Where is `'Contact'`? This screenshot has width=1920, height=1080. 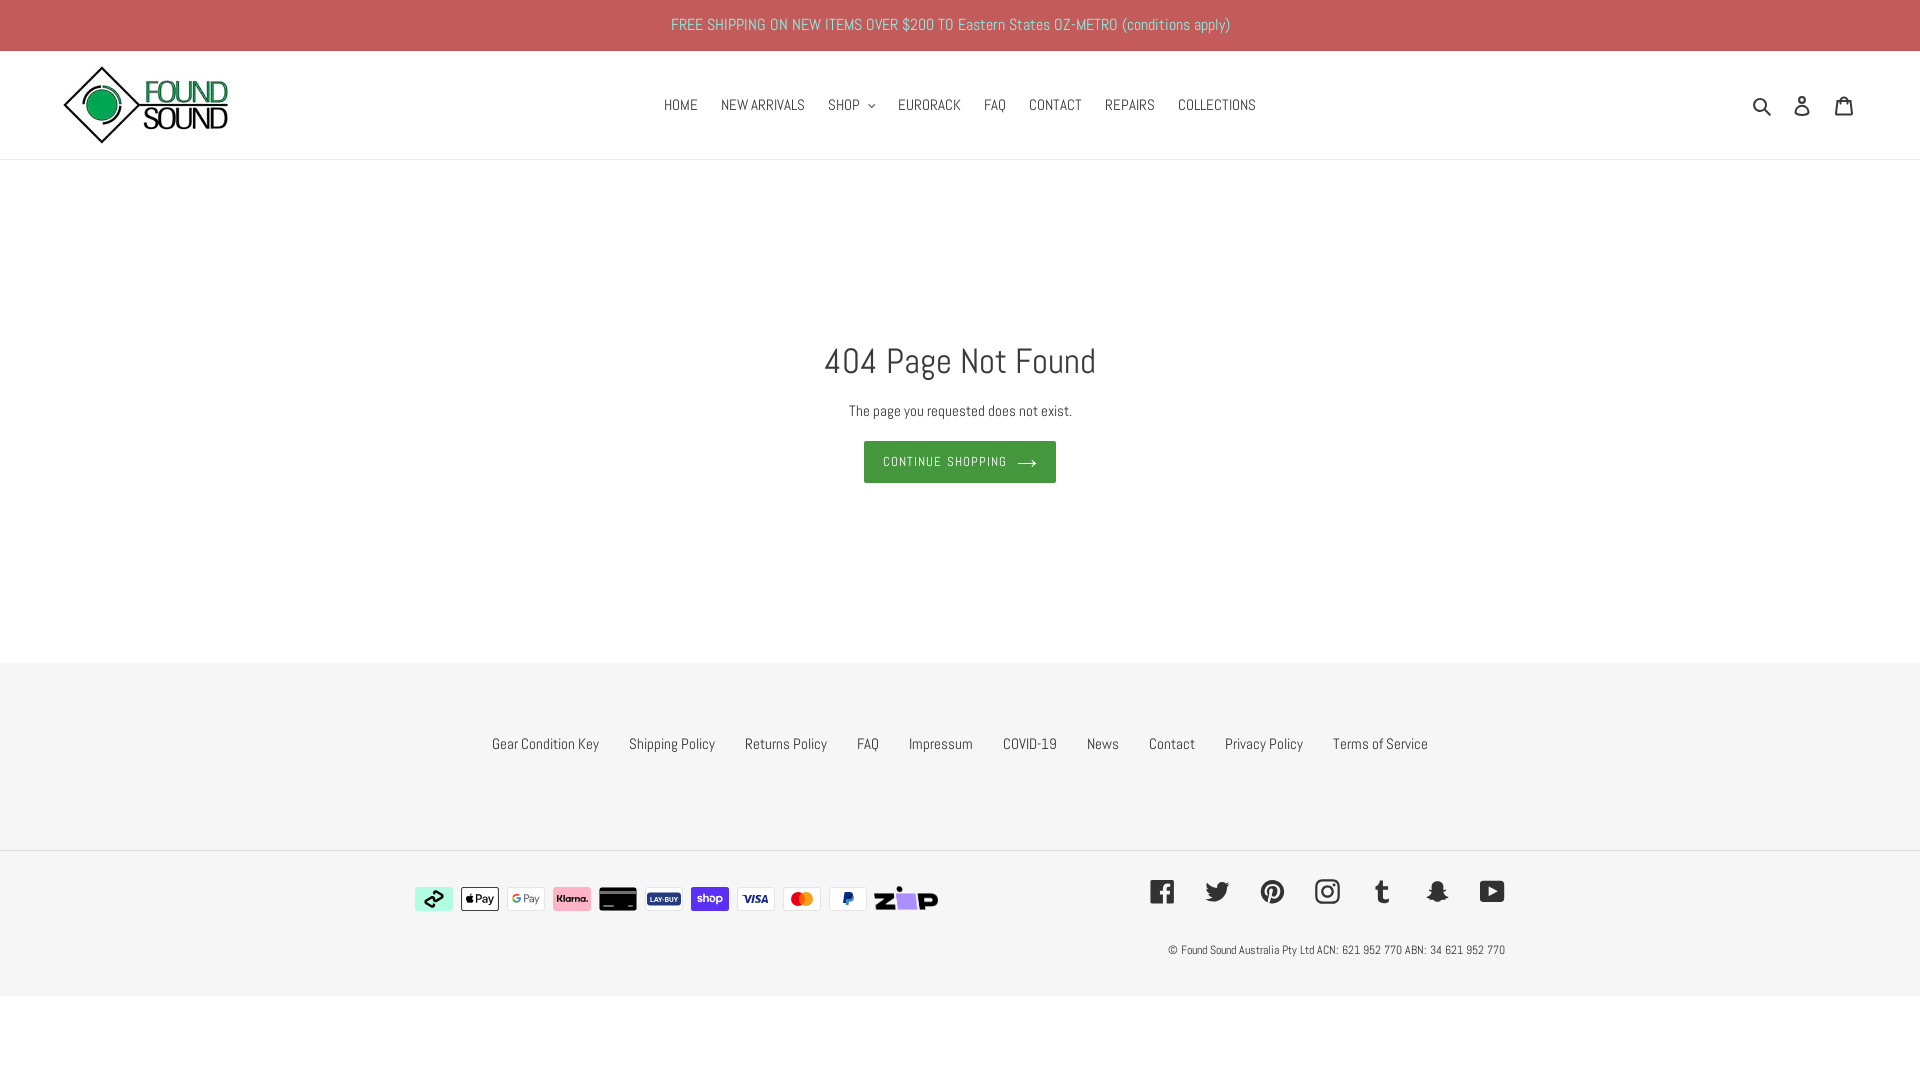 'Contact' is located at coordinates (1171, 743).